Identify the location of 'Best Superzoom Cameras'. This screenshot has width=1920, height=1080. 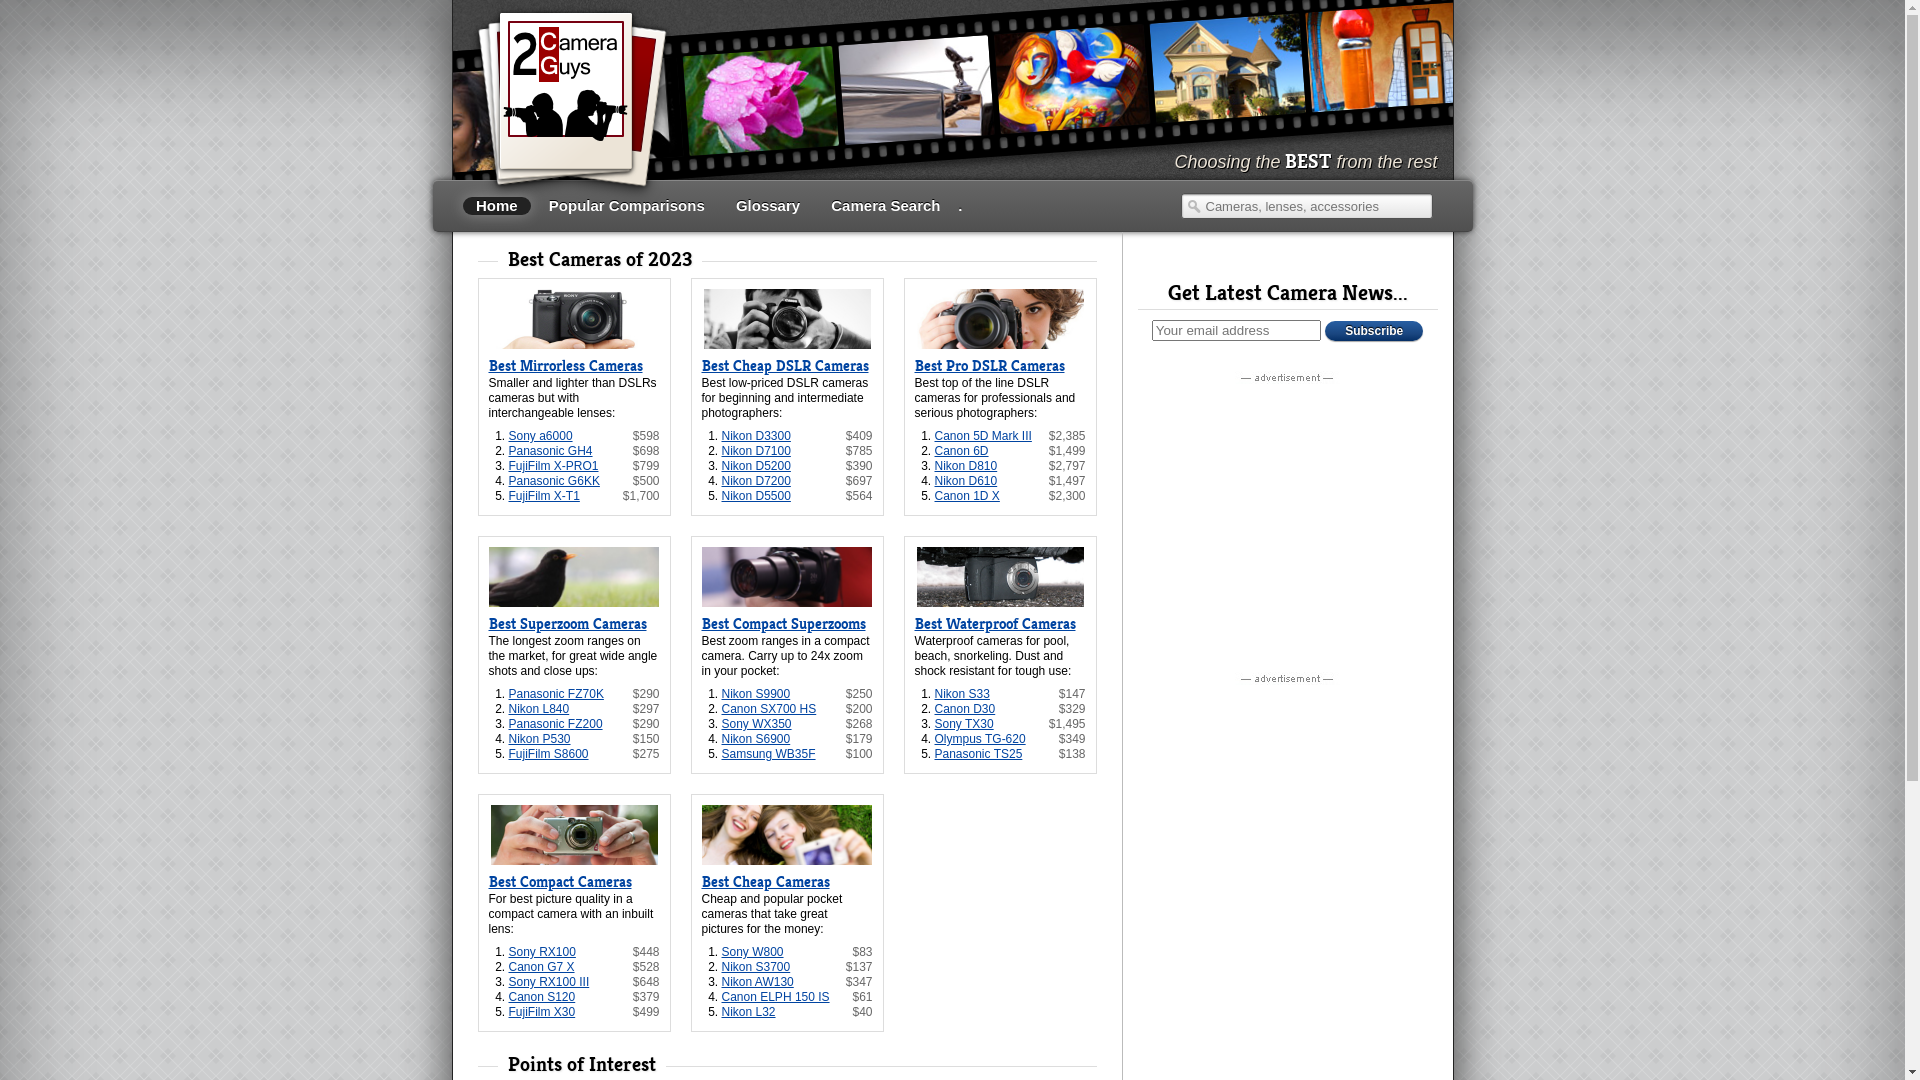
(565, 623).